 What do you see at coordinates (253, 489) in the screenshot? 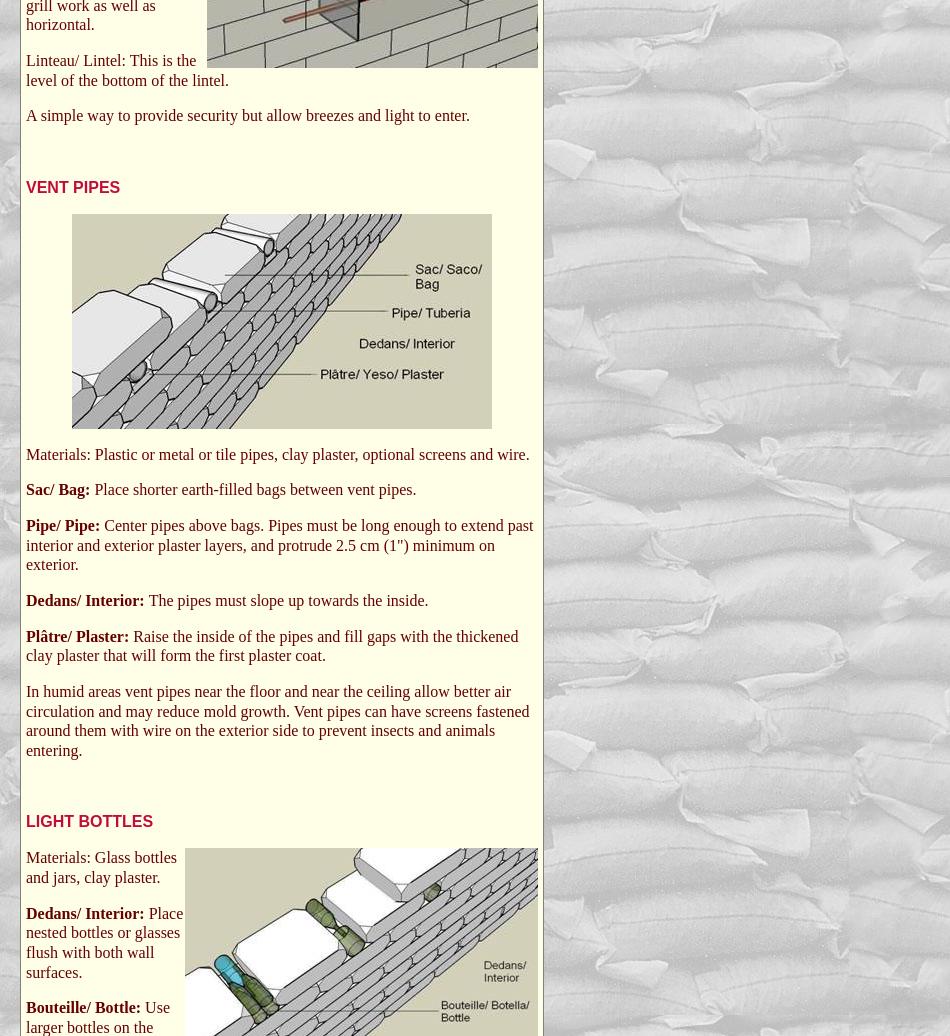
I see `'Place shorter earth-filled bags between vent pipes.'` at bounding box center [253, 489].